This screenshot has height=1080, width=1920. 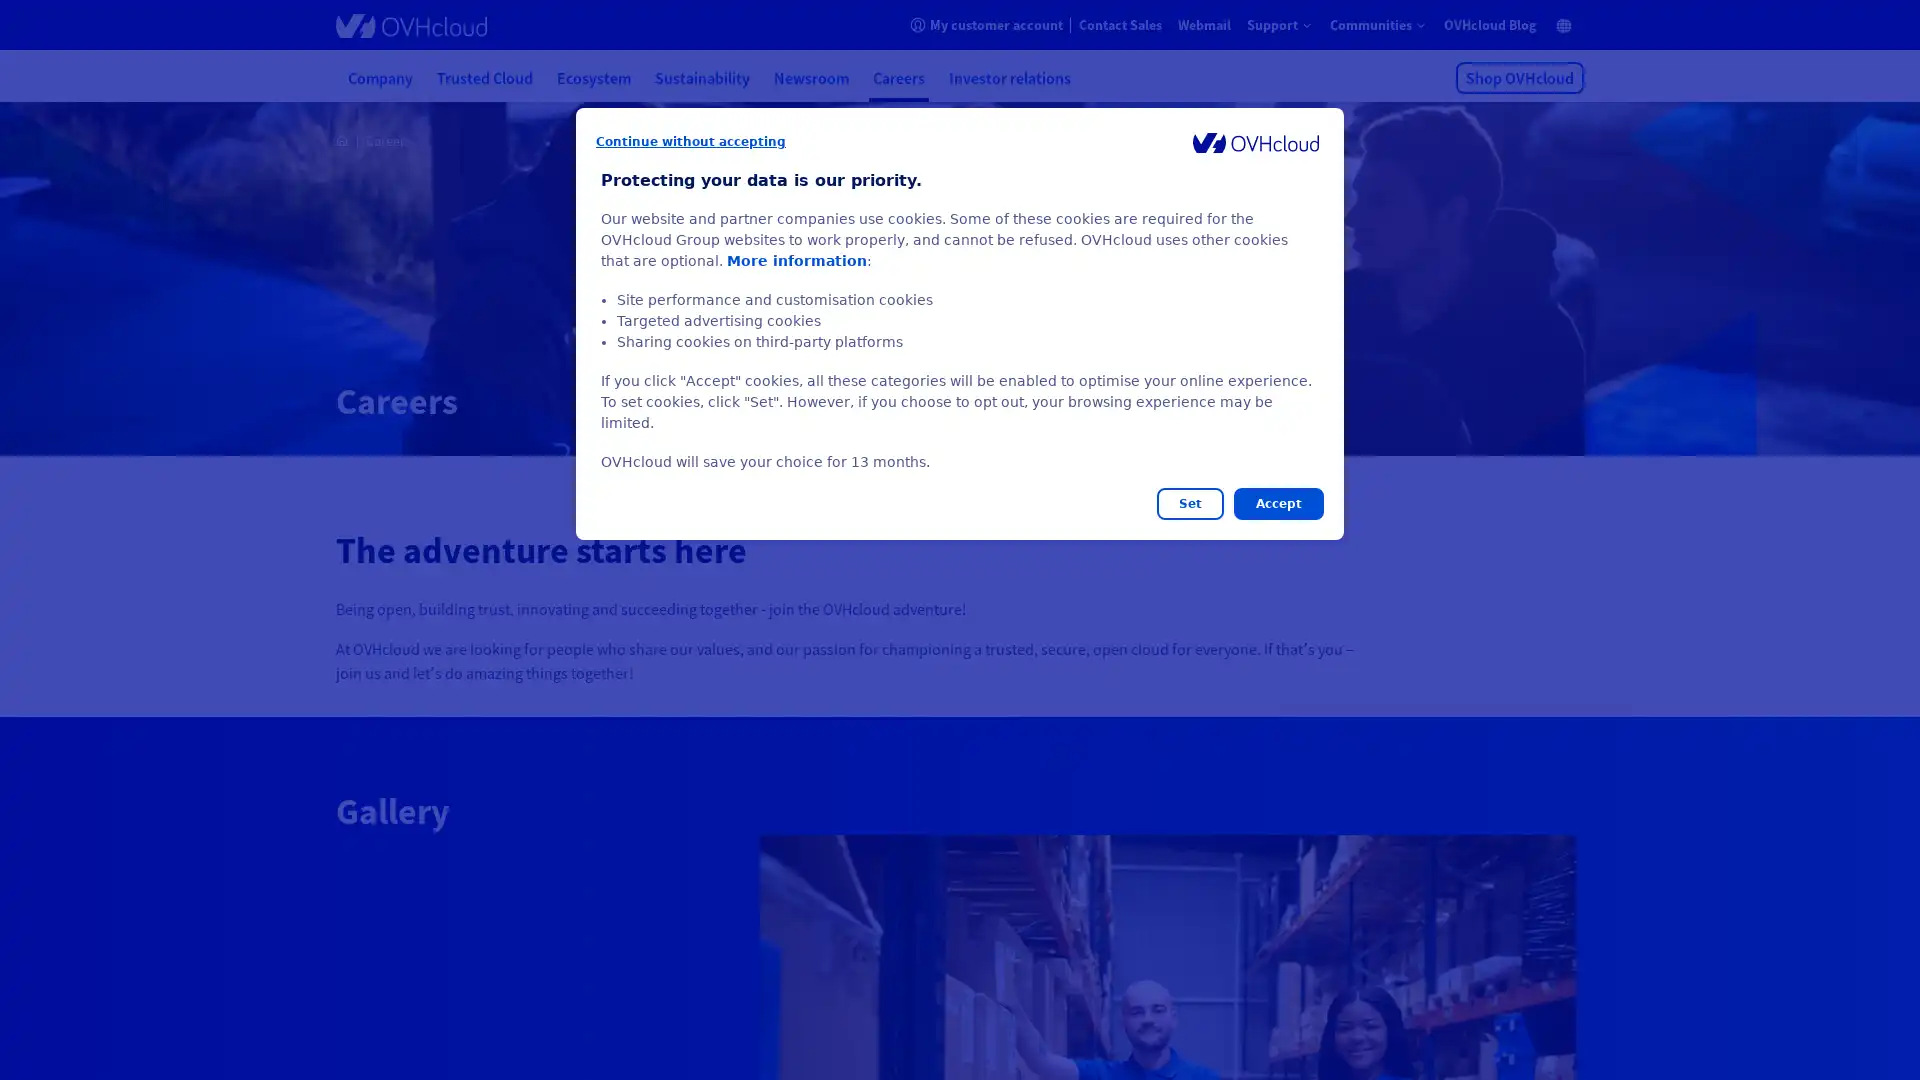 What do you see at coordinates (691, 141) in the screenshot?
I see `Continue without accepting` at bounding box center [691, 141].